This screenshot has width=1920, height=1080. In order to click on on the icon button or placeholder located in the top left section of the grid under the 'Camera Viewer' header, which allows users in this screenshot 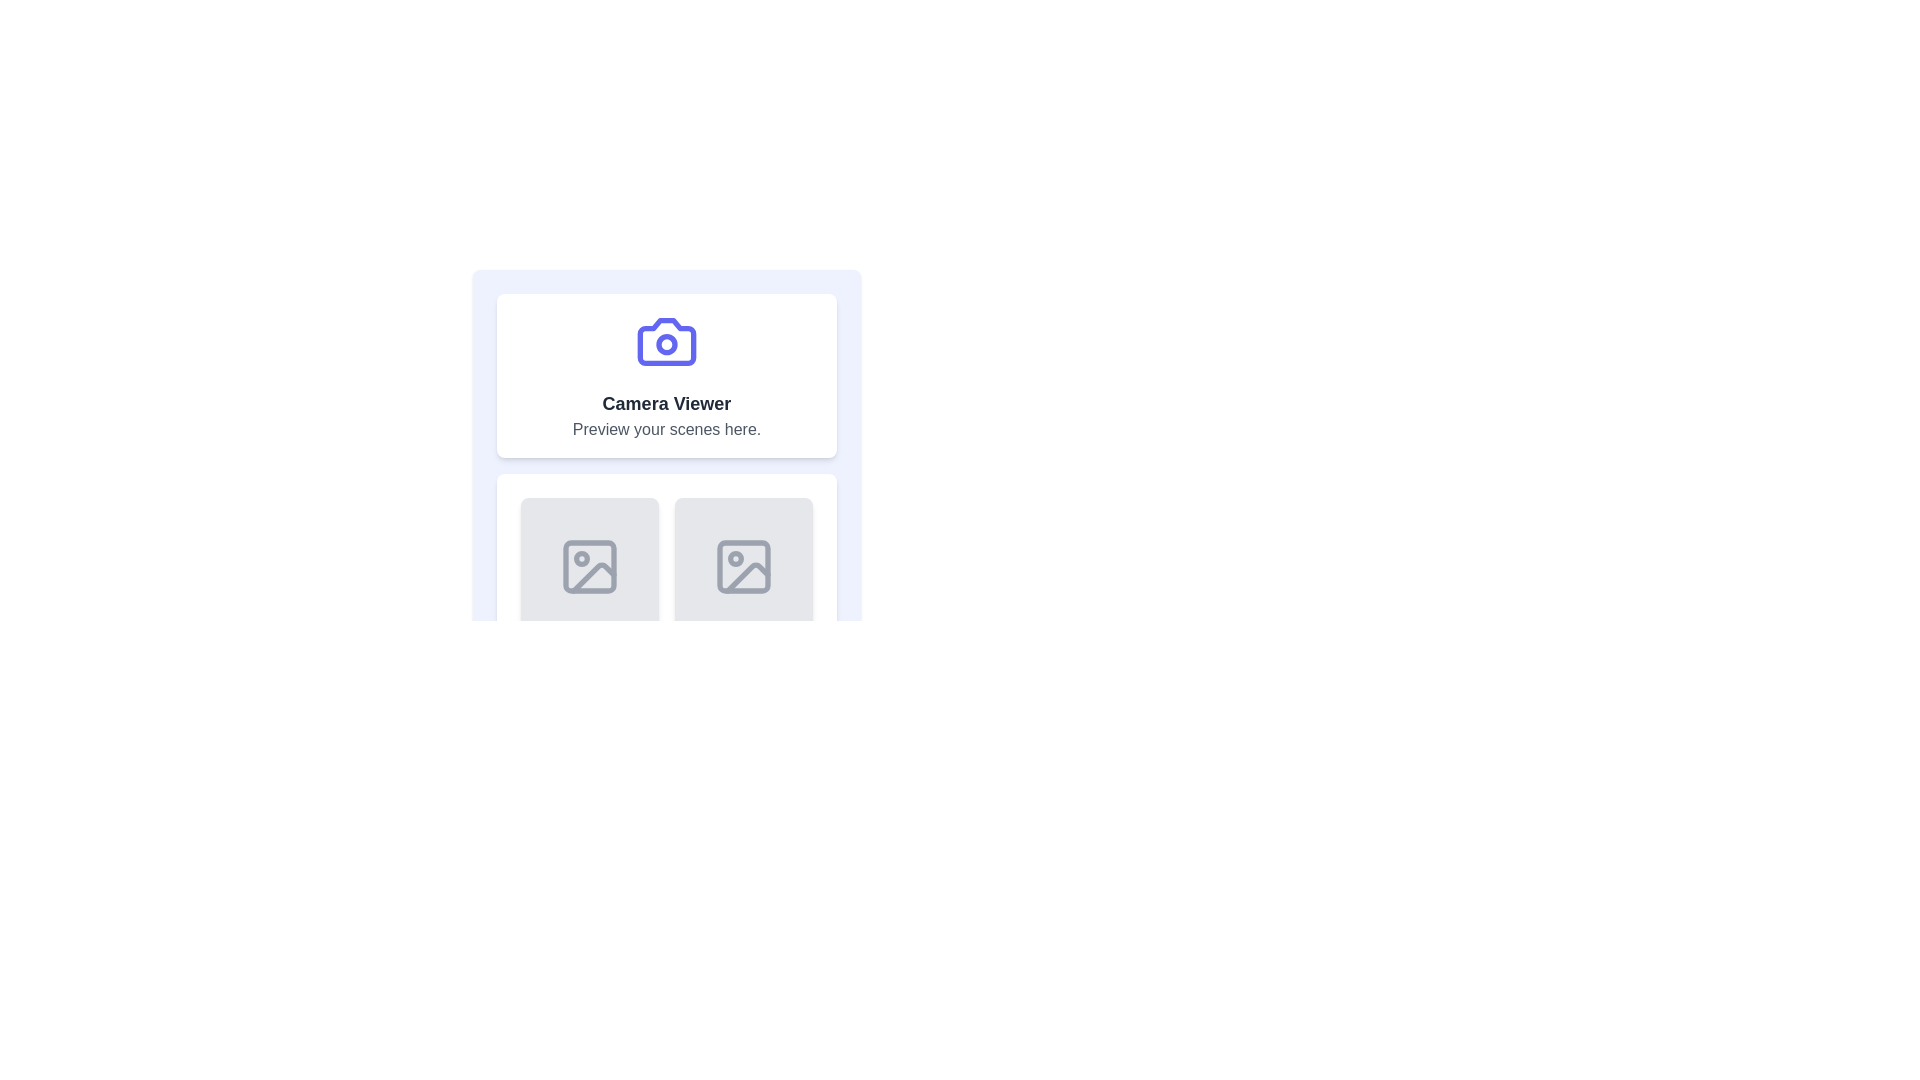, I will do `click(589, 567)`.